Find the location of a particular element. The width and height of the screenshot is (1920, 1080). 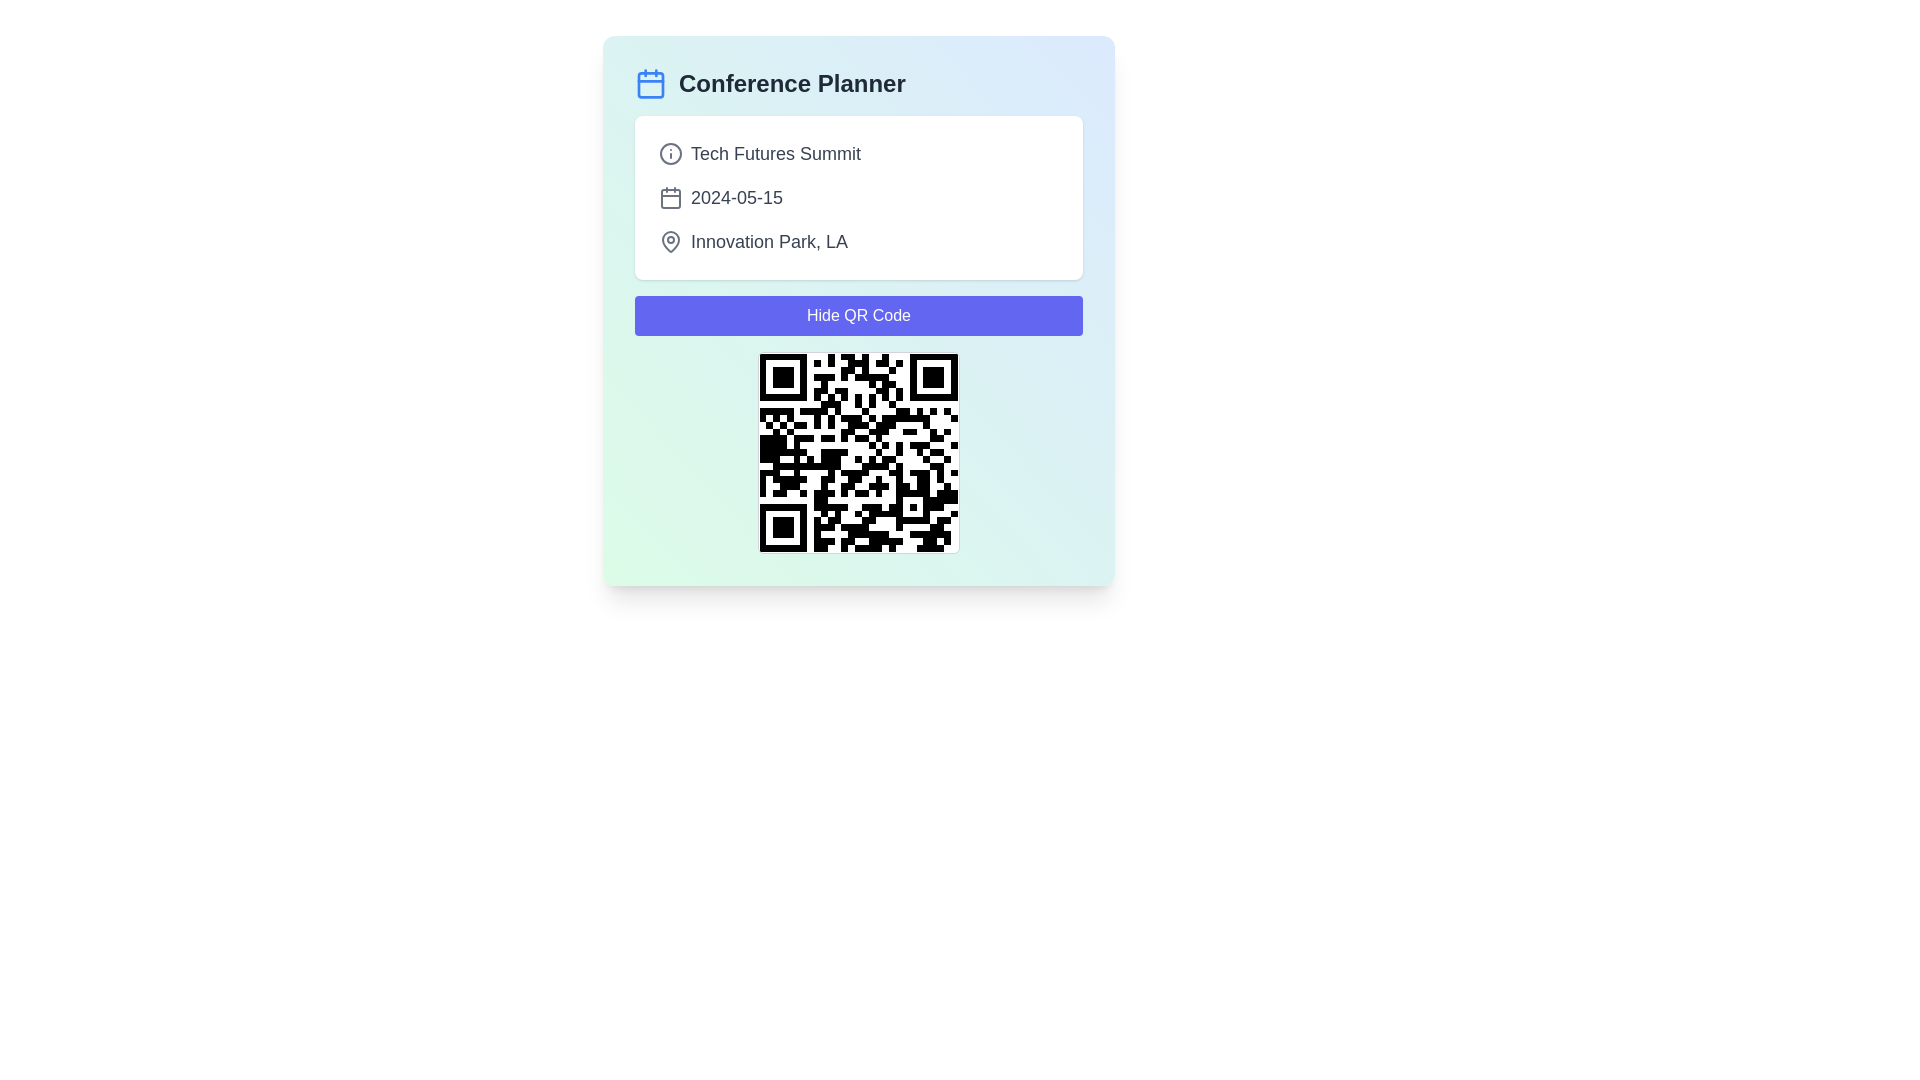

the QR code image located is located at coordinates (859, 452).